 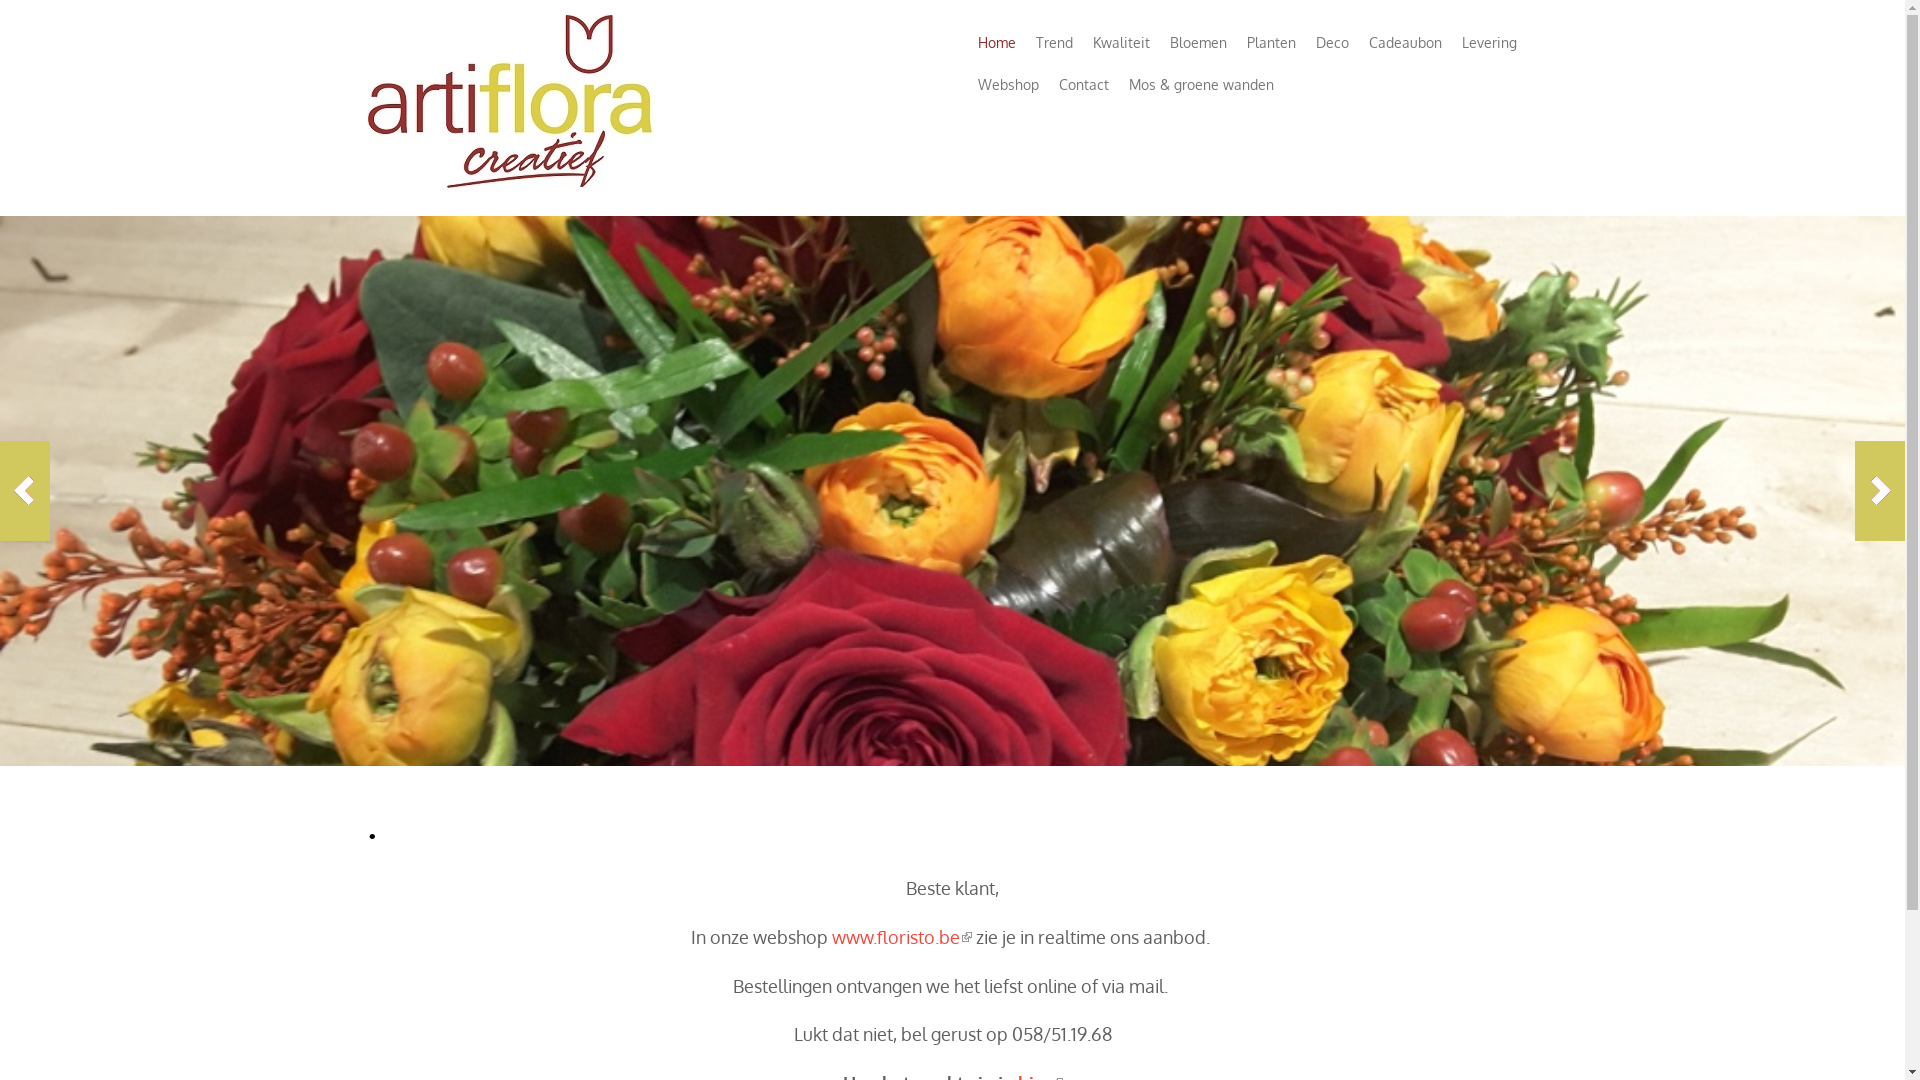 I want to click on 'Mos & groene wanden', so click(x=1200, y=83).